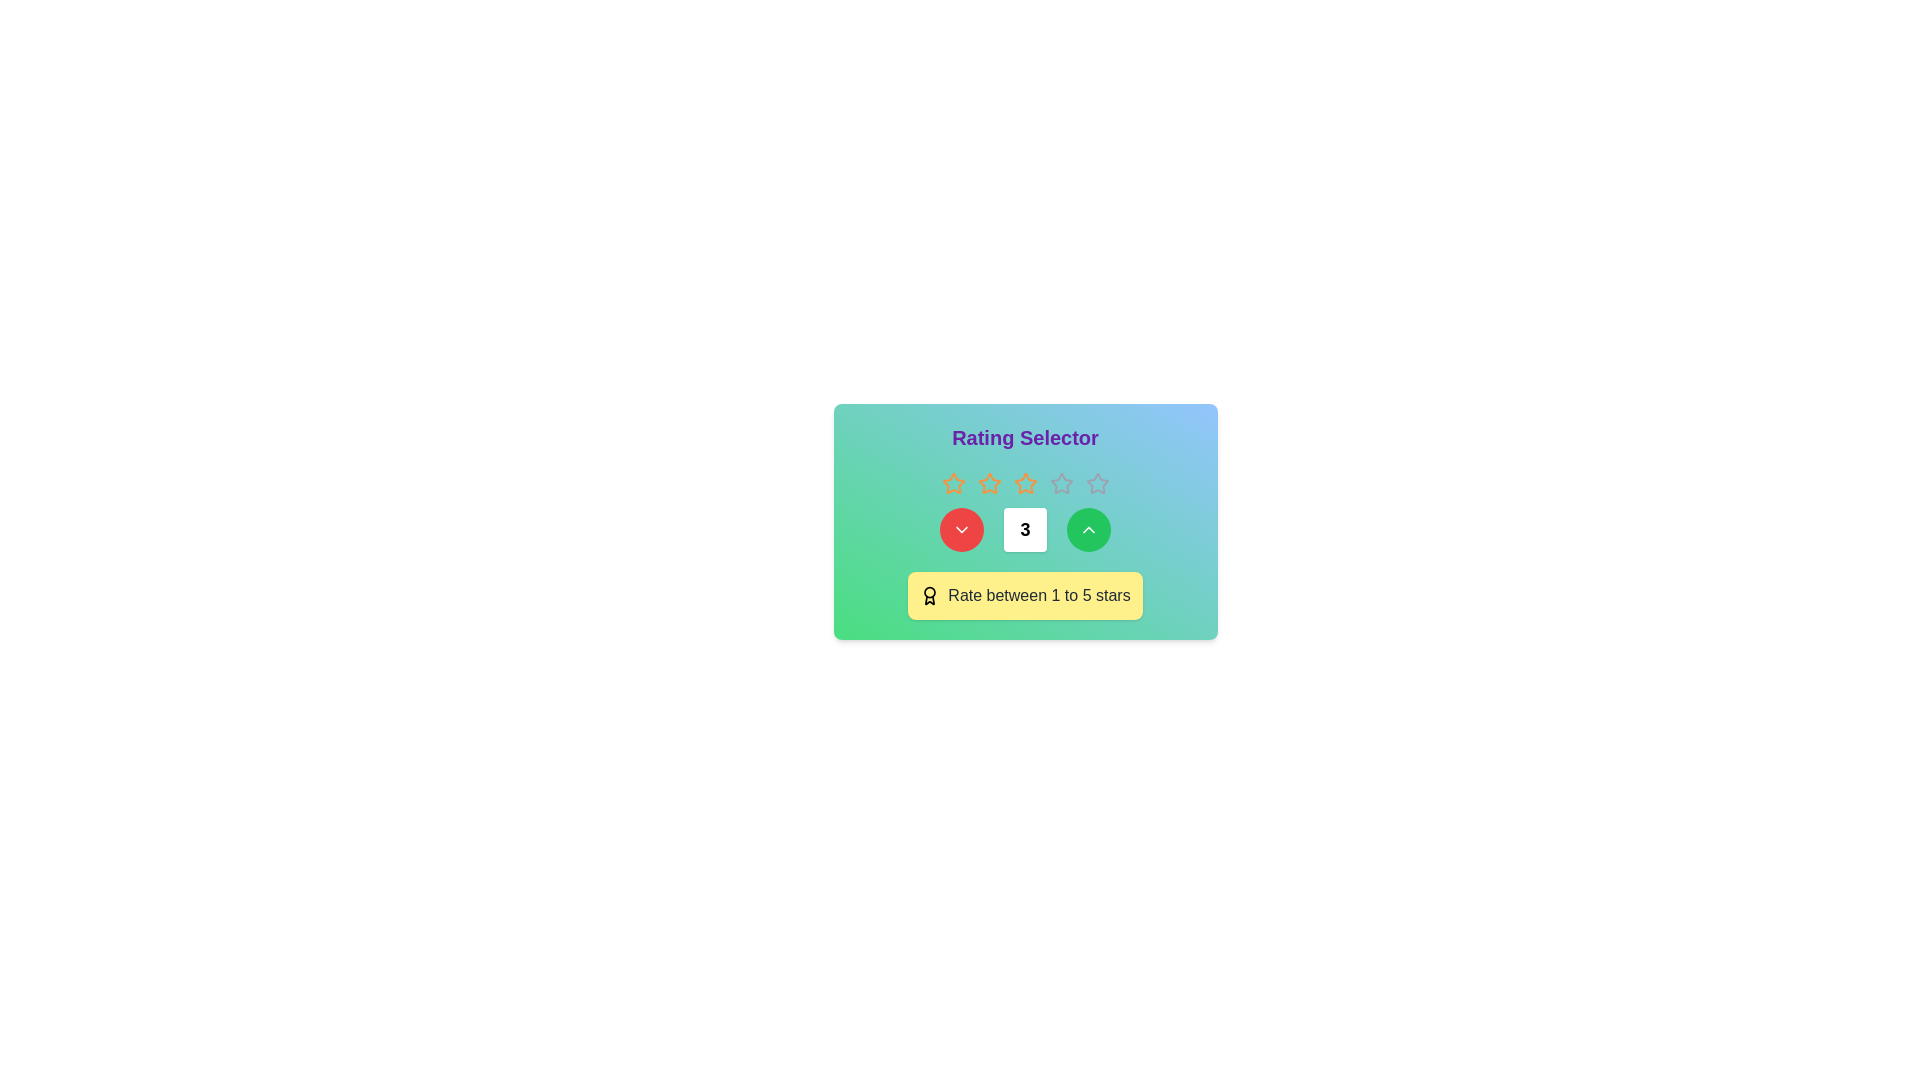 The image size is (1920, 1080). What do you see at coordinates (989, 483) in the screenshot?
I see `the second star icon in the rating selector` at bounding box center [989, 483].